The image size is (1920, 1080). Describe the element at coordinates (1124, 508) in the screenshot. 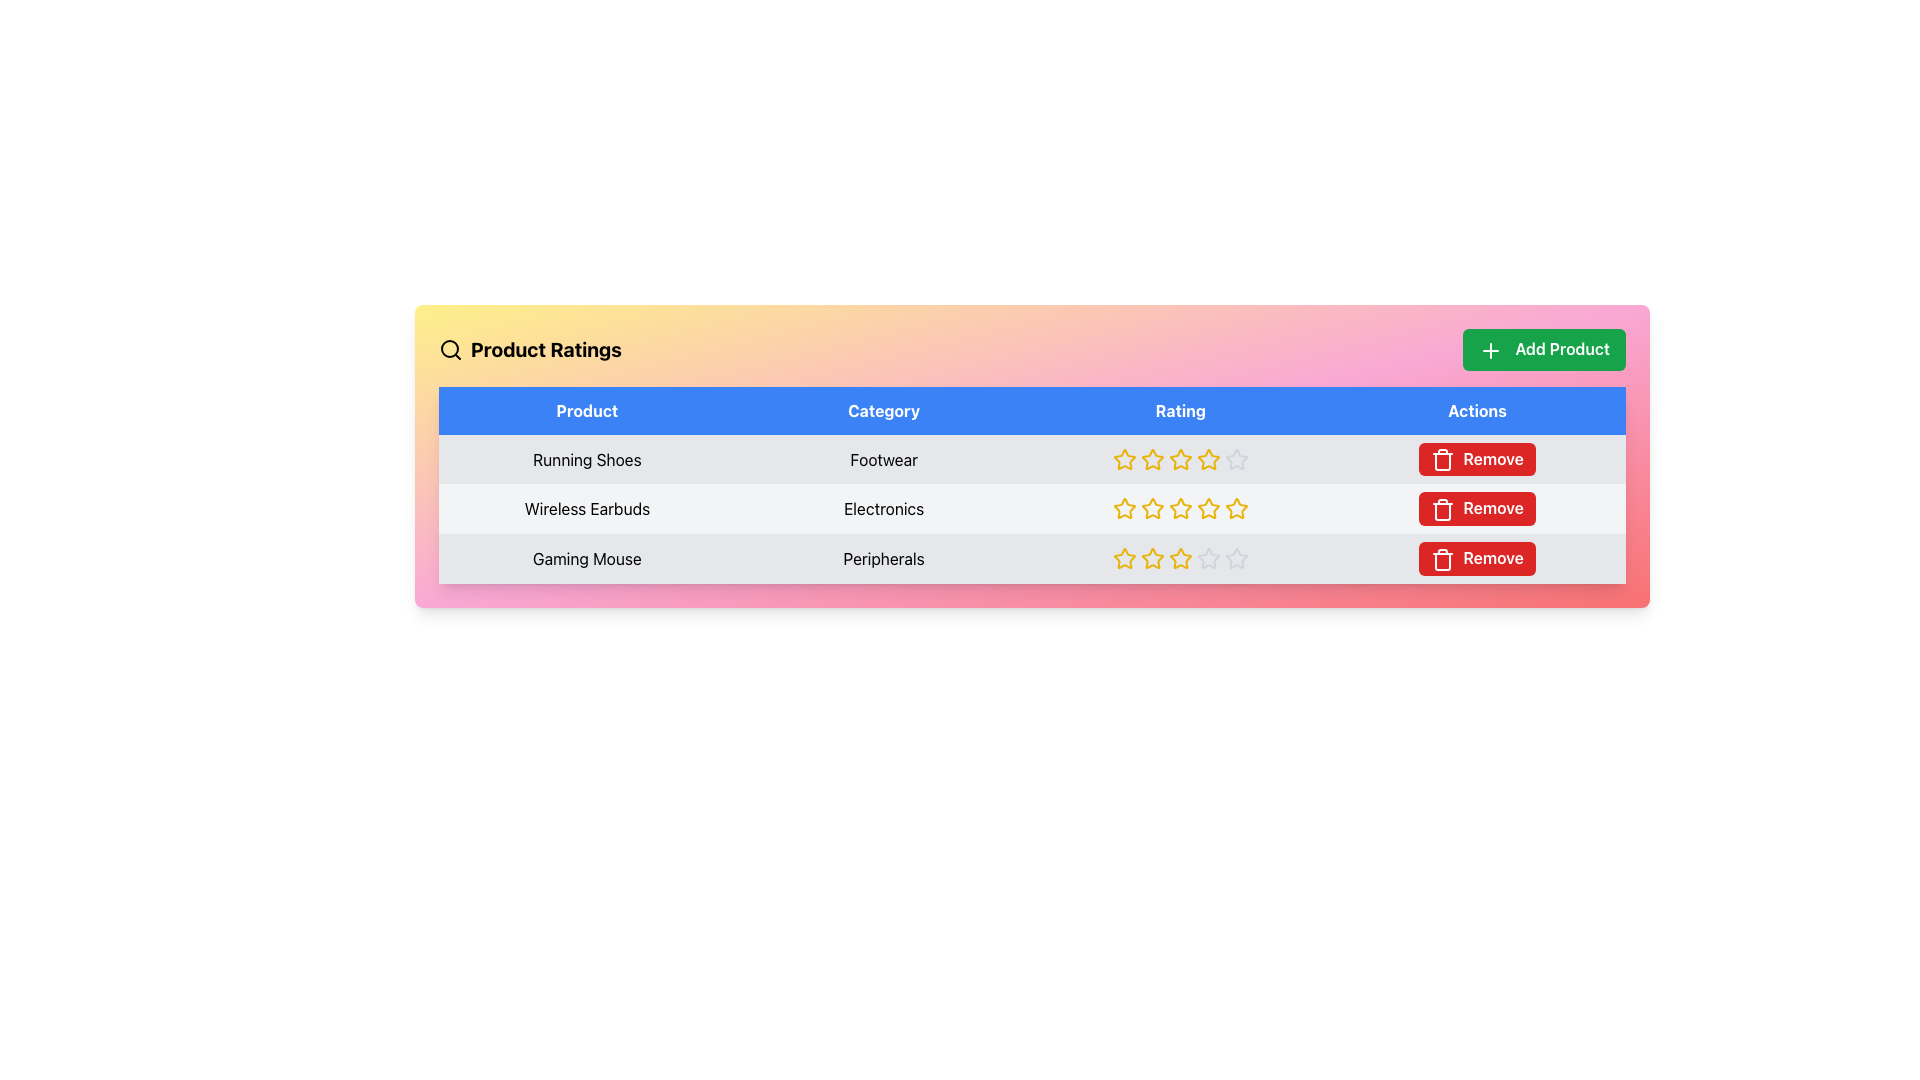

I see `the third star icon with a yellow outline in the 'Rating' column of the 'Wireless Earbuds' row to rate it` at that location.